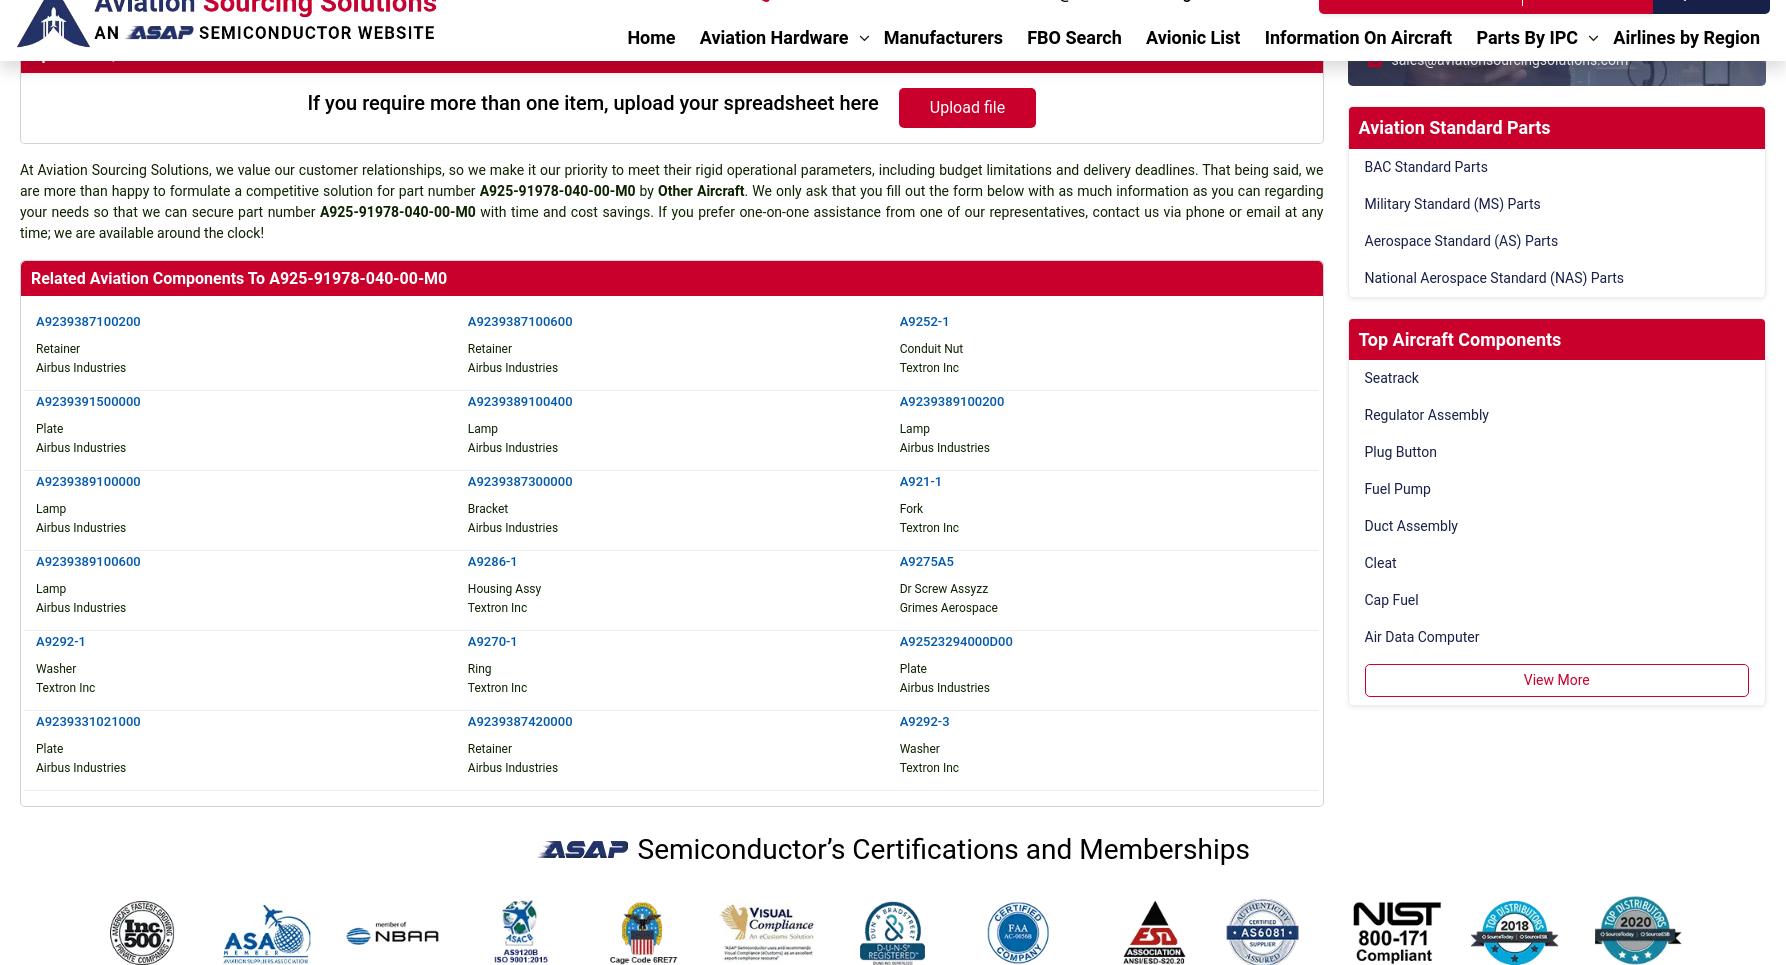  I want to click on 'Information on Aircraft', so click(846, 616).